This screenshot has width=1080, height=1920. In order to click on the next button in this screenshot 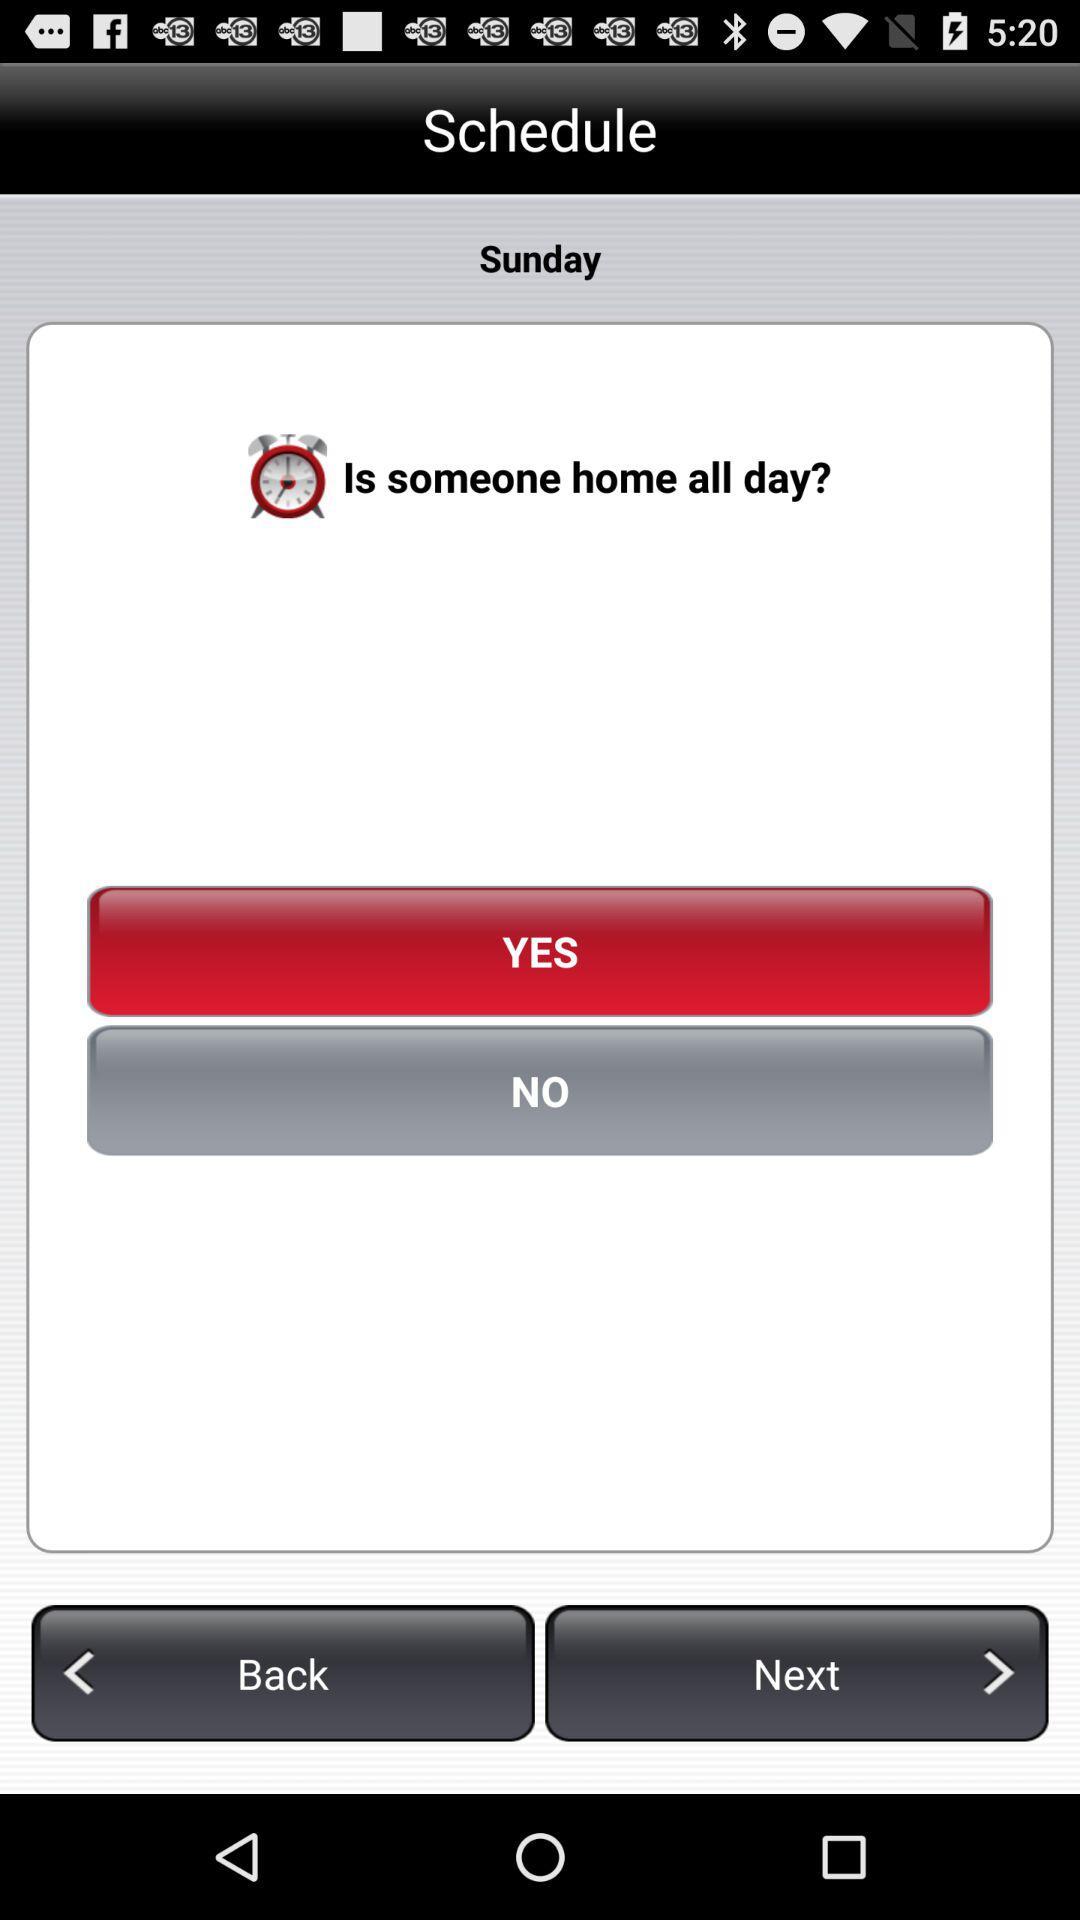, I will do `click(795, 1673)`.